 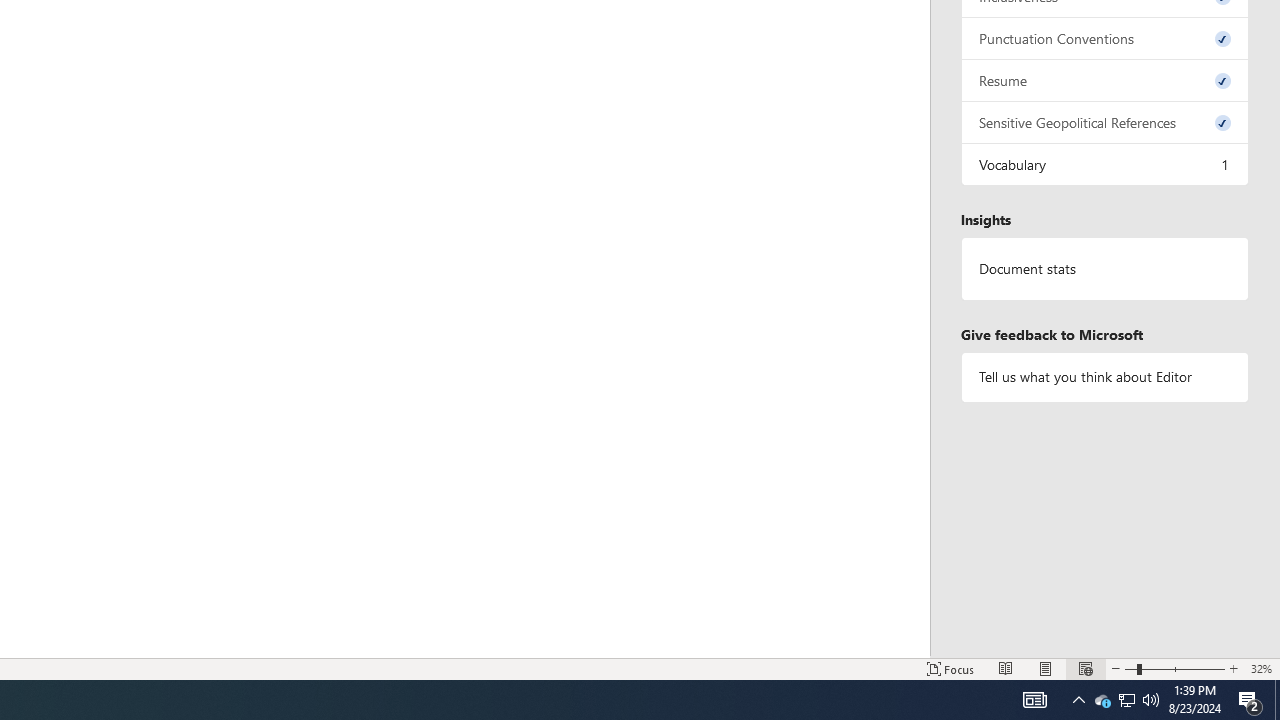 What do you see at coordinates (1104, 268) in the screenshot?
I see `'Document statistics'` at bounding box center [1104, 268].